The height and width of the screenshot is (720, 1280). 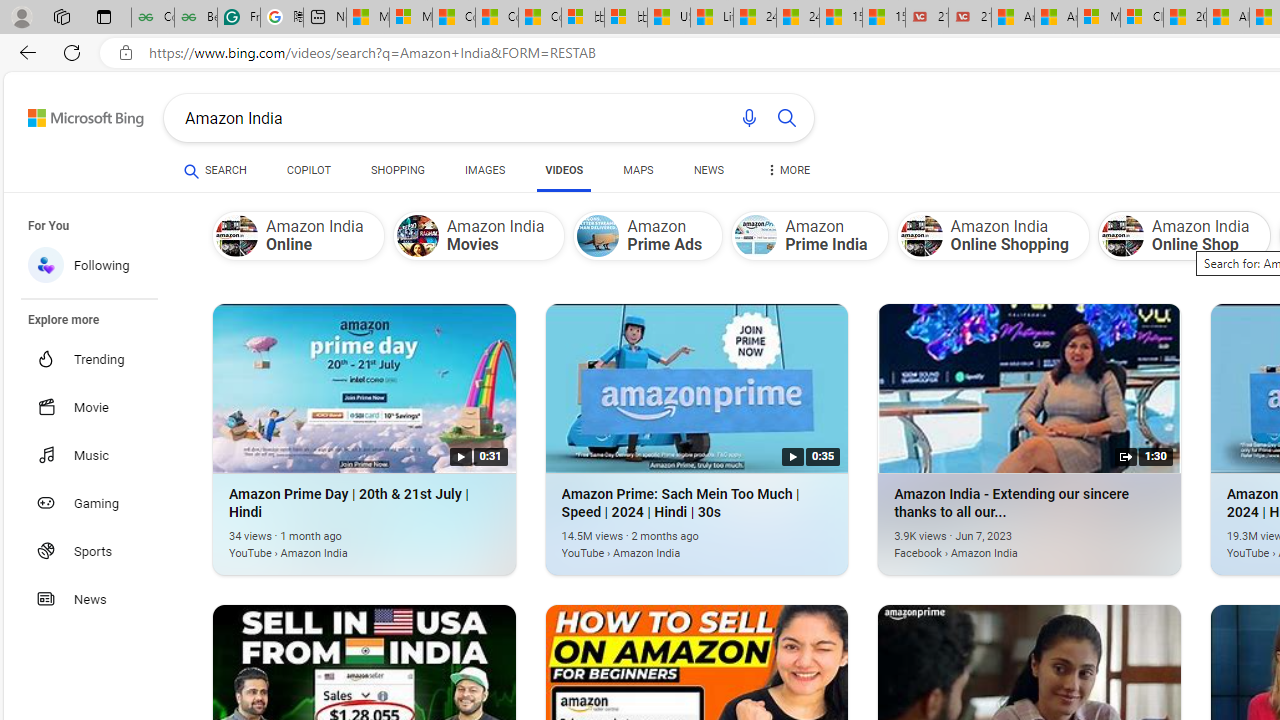 I want to click on 'MAPS', so click(x=637, y=170).